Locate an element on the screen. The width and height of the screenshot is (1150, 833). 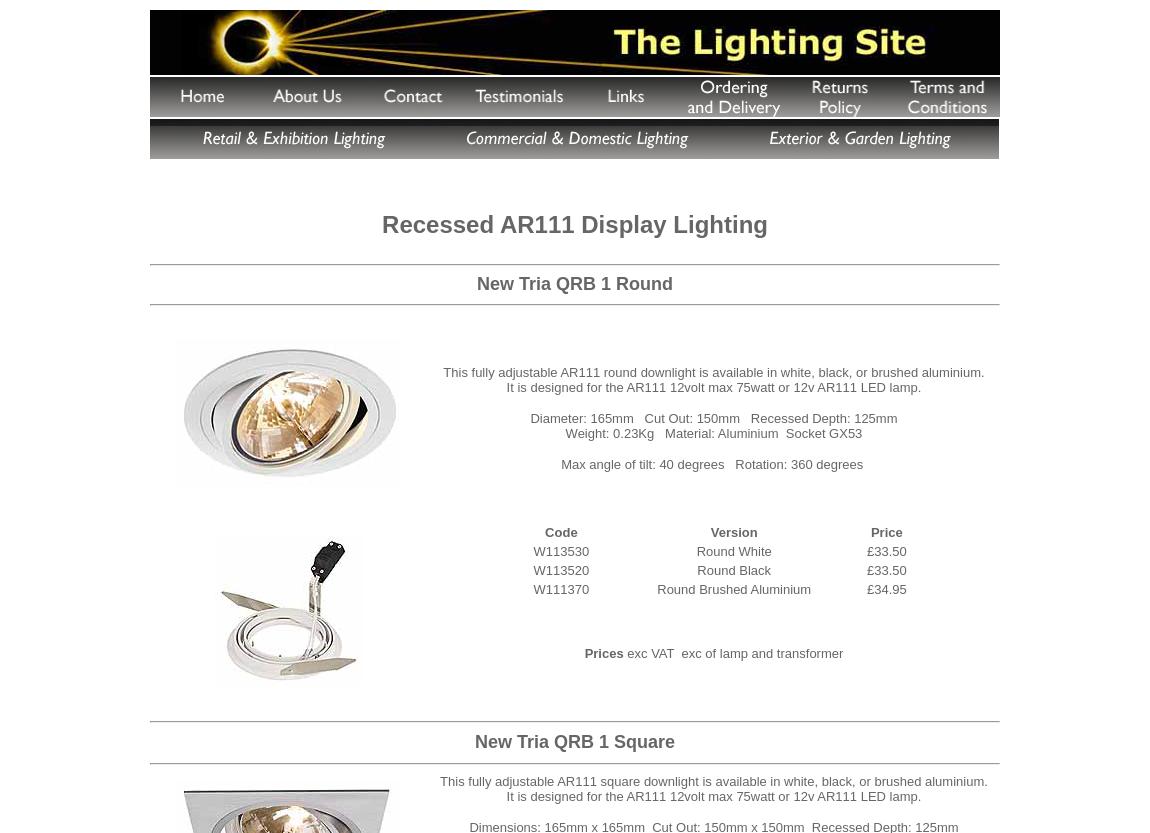
'Round 
                Brushed Aluminium' is located at coordinates (733, 587).